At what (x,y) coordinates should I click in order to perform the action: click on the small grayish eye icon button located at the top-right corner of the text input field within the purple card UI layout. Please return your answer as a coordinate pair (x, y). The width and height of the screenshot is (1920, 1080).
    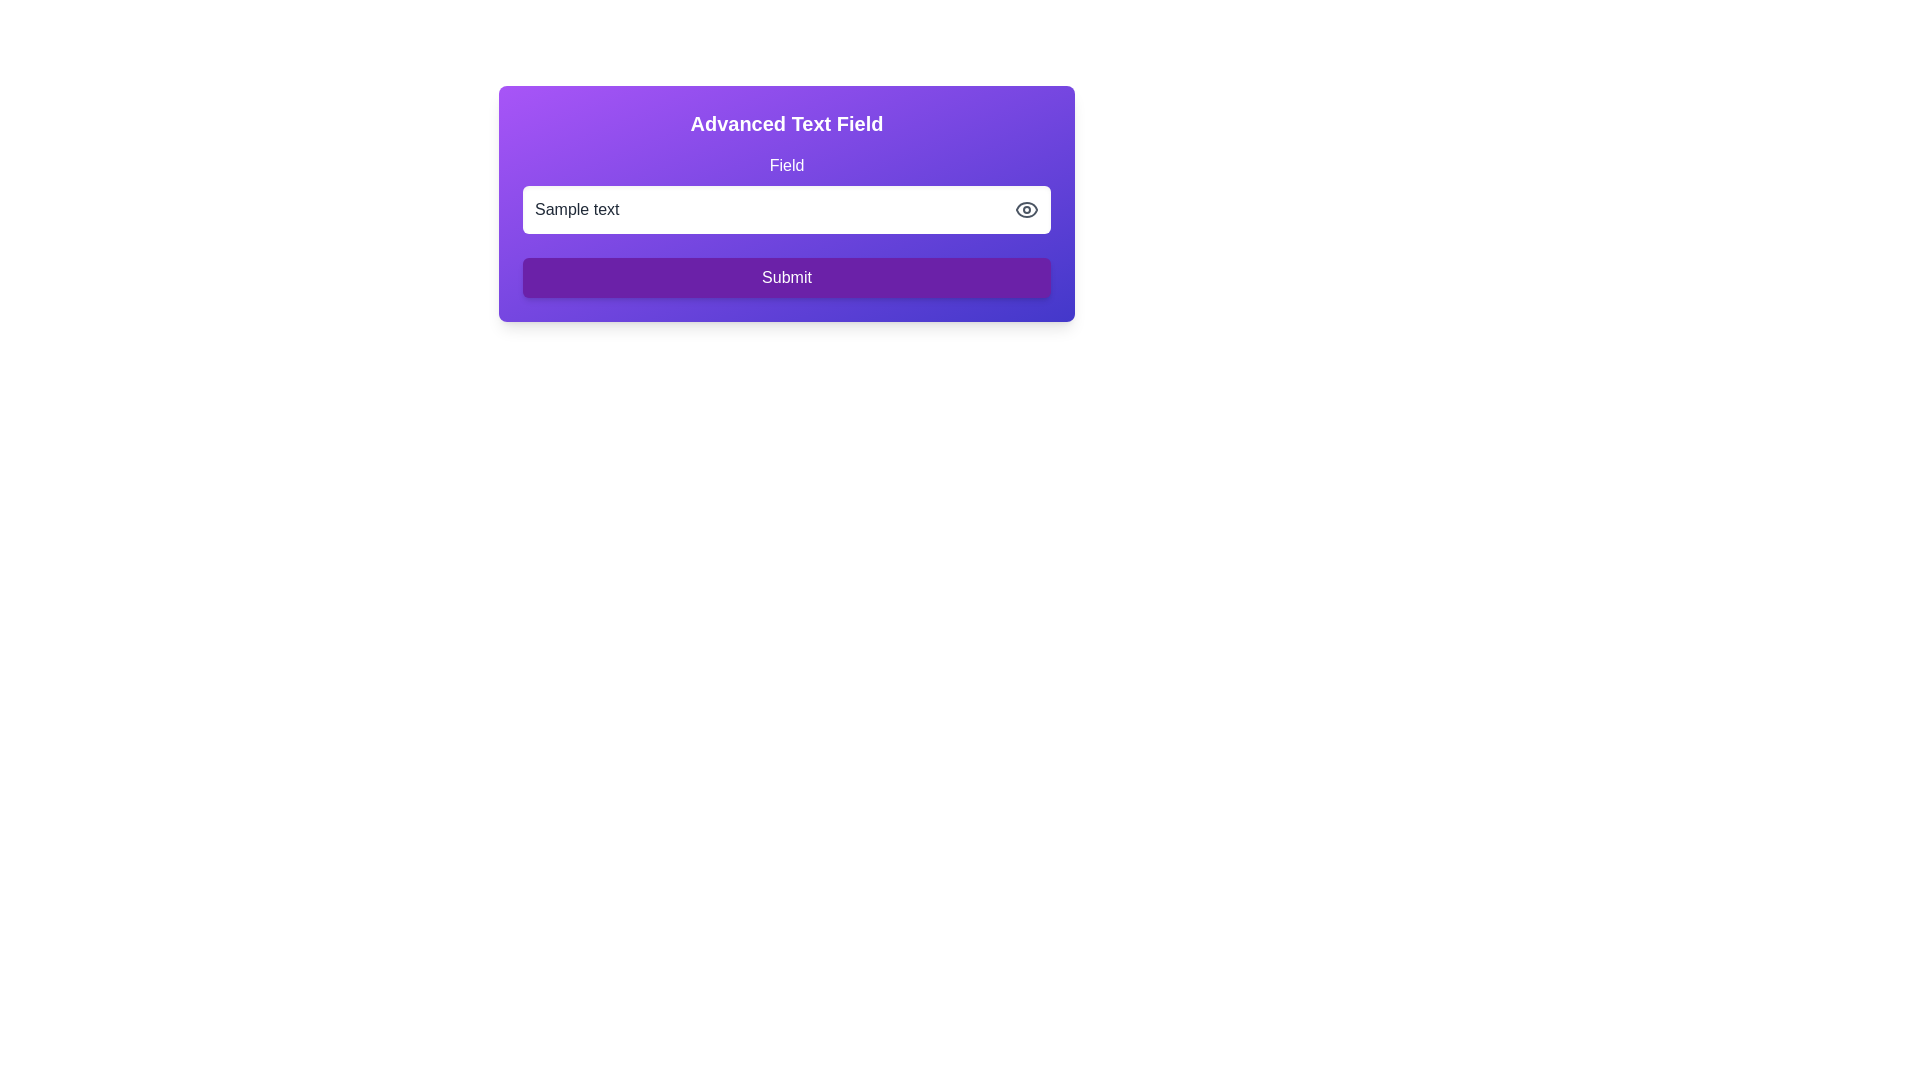
    Looking at the image, I should click on (1027, 209).